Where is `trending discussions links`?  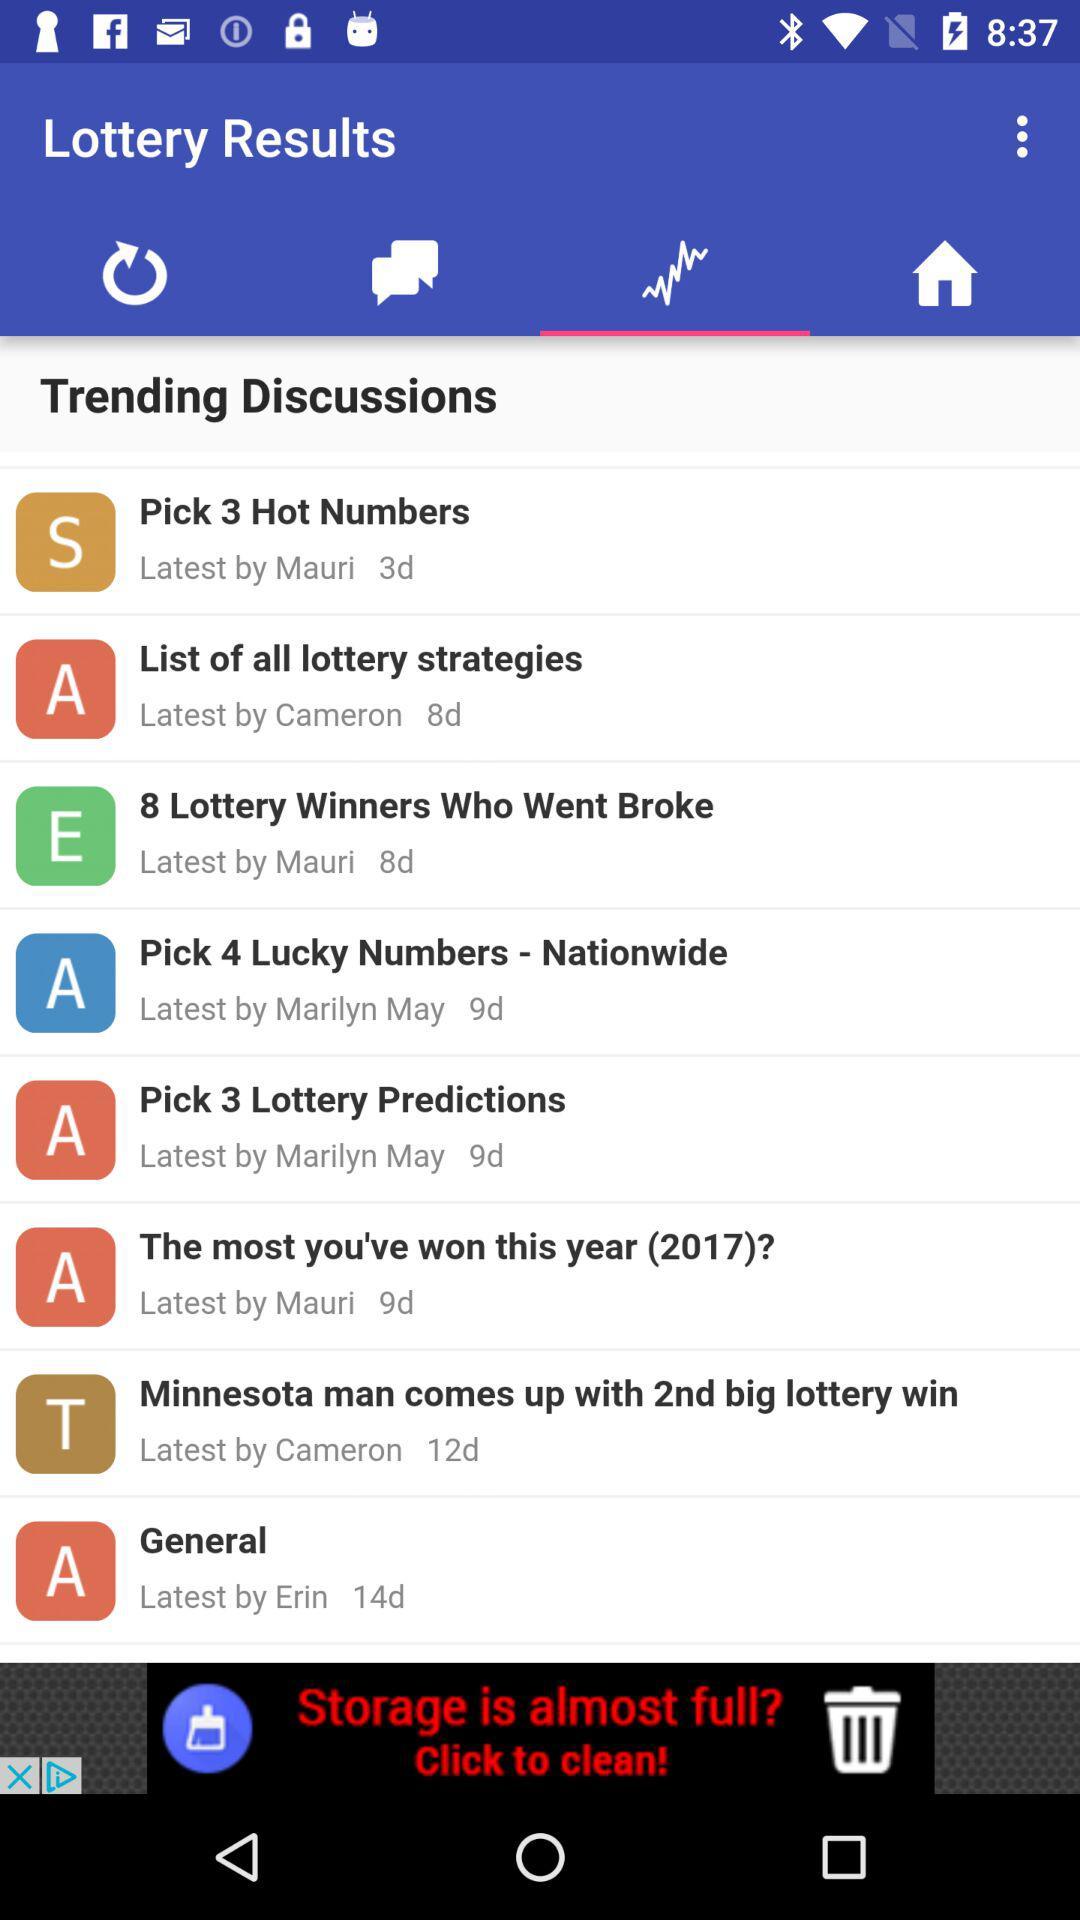 trending discussions links is located at coordinates (540, 1056).